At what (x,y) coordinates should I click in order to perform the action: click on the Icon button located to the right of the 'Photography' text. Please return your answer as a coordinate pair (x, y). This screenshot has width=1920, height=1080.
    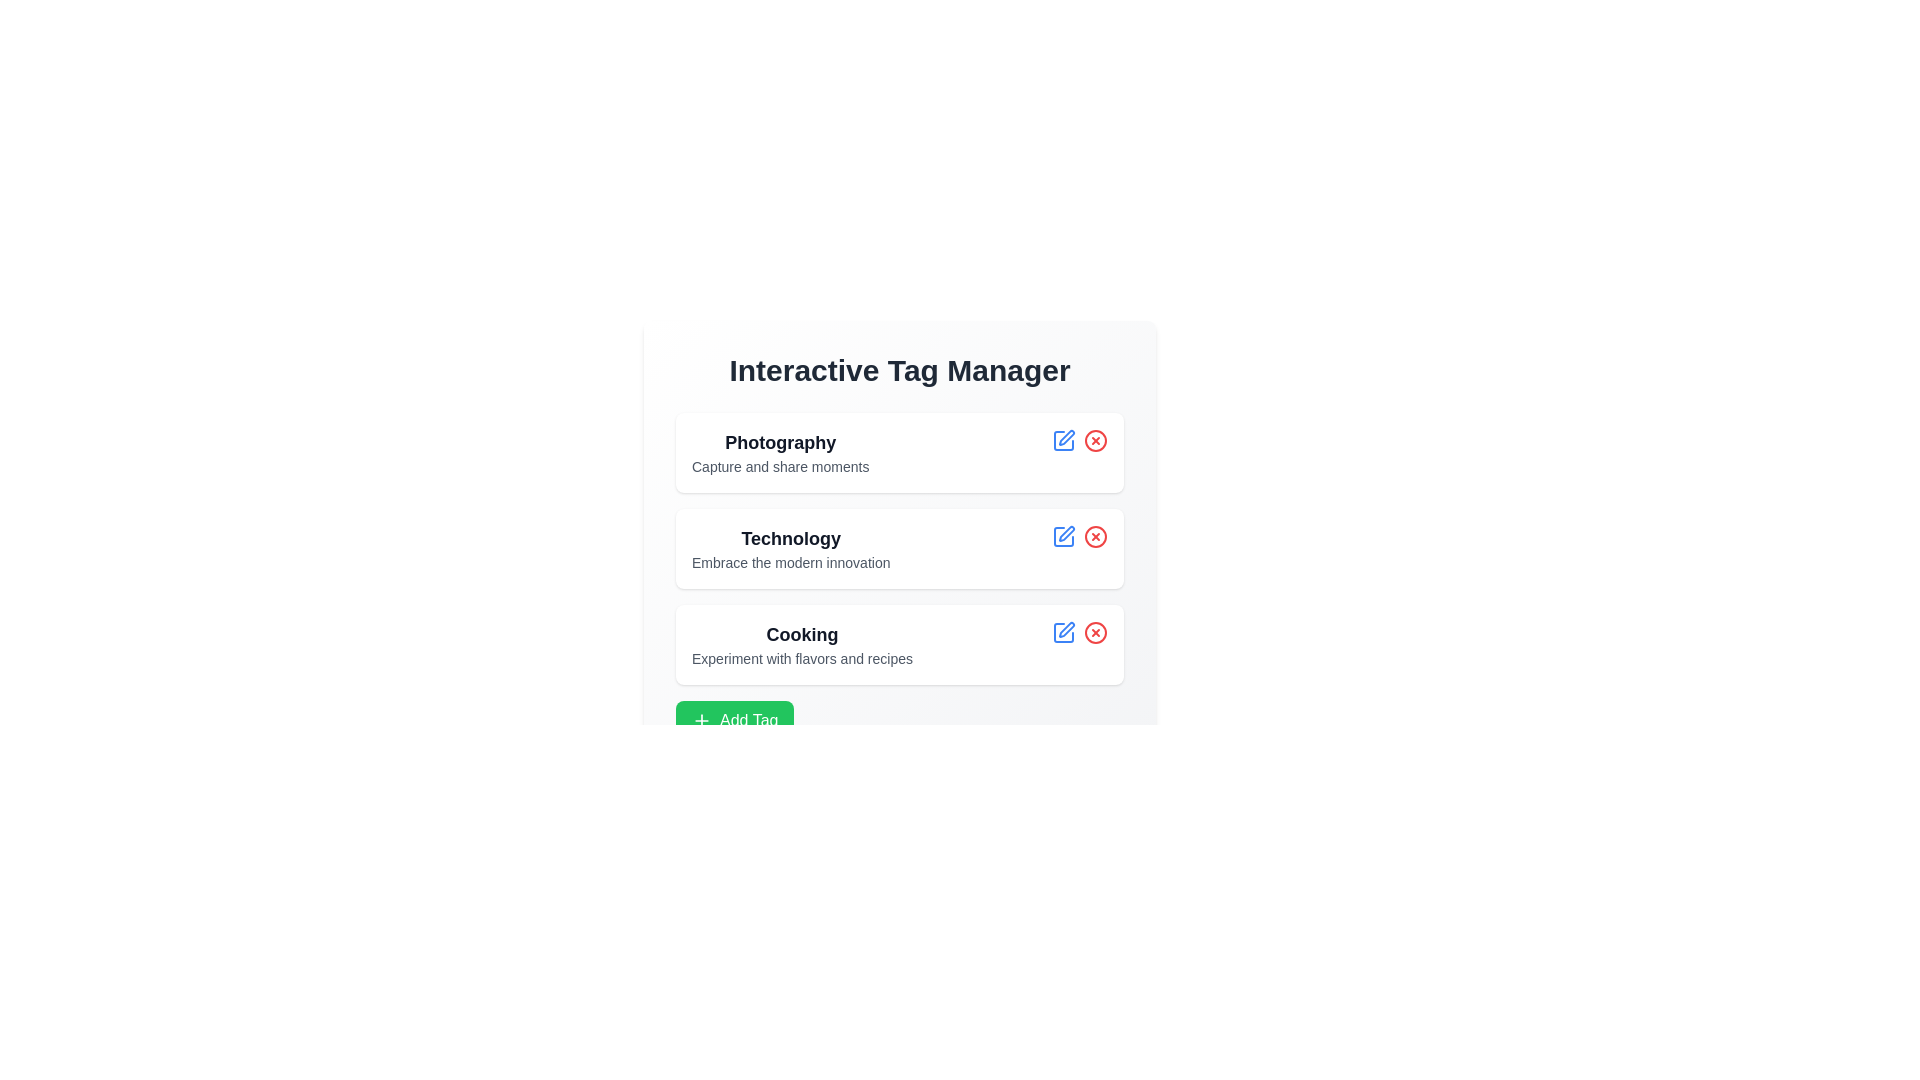
    Looking at the image, I should click on (1063, 439).